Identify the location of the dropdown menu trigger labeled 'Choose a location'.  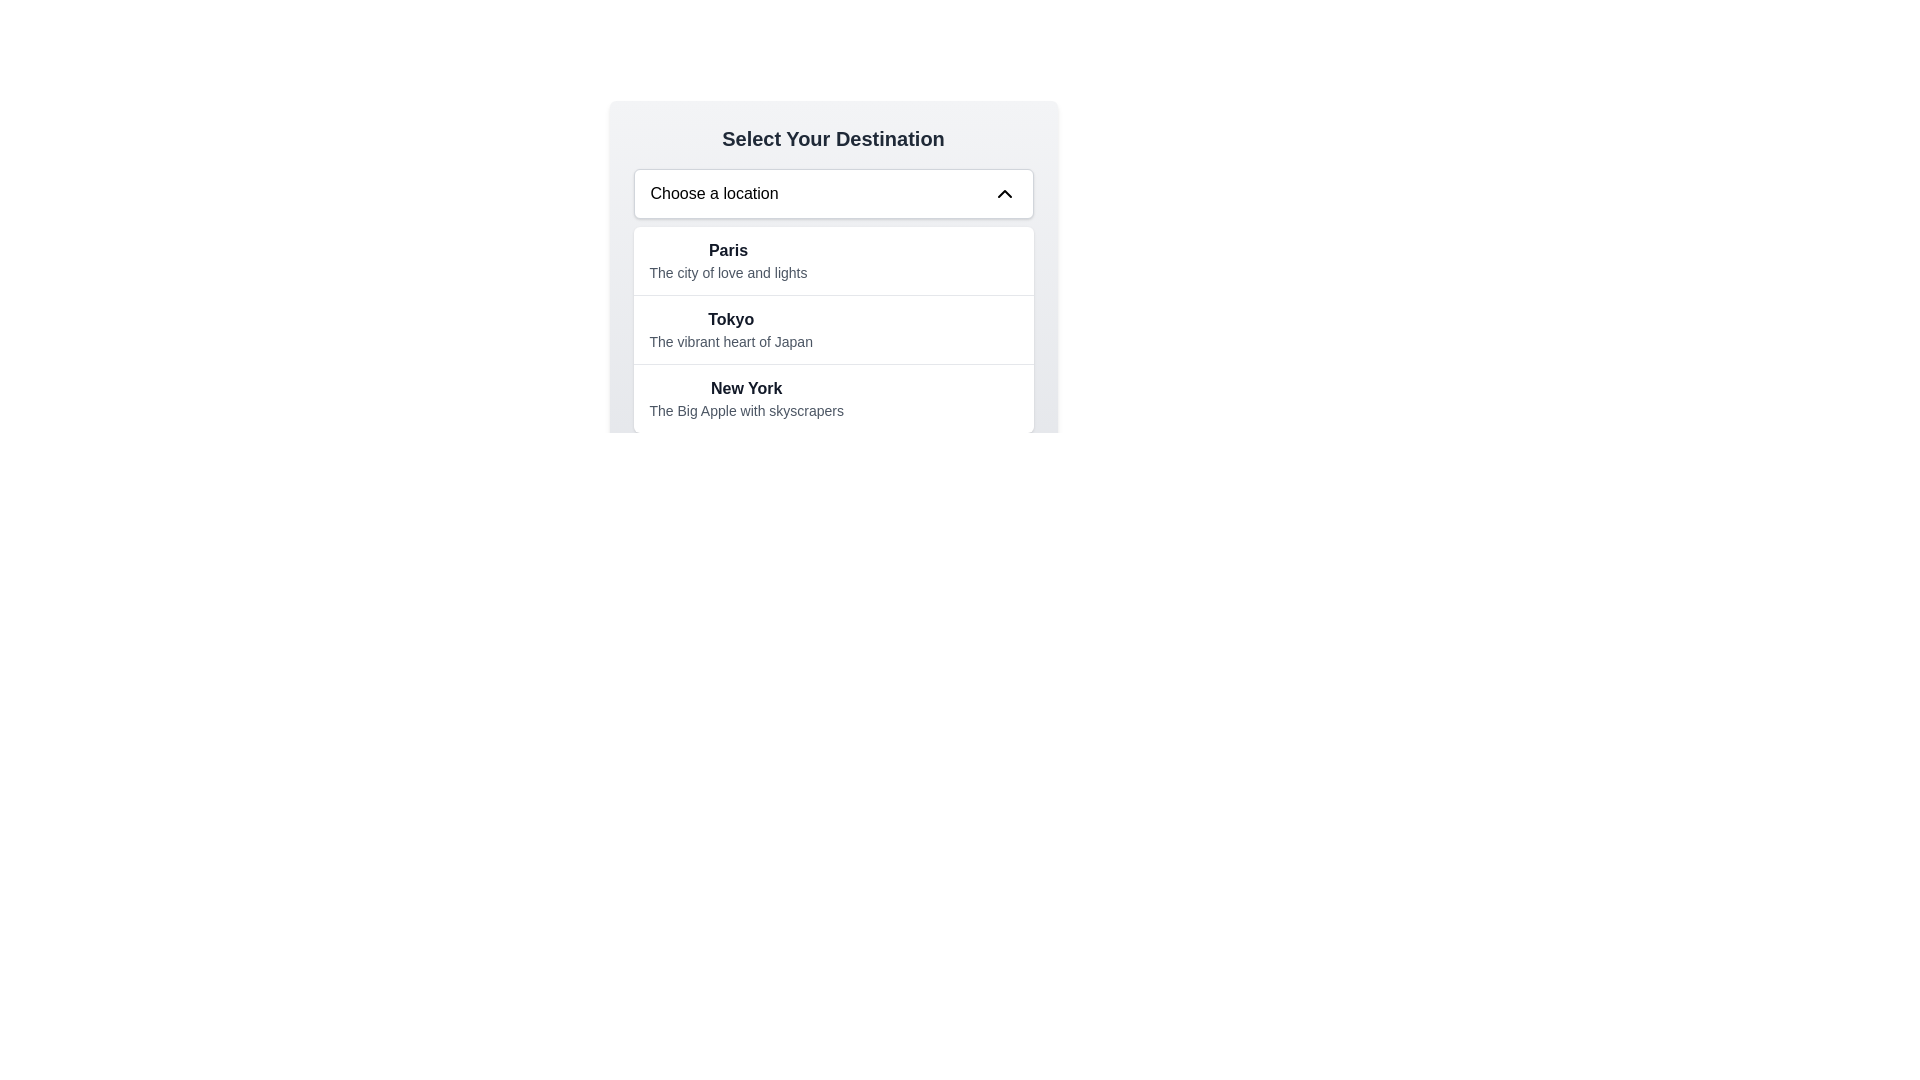
(833, 193).